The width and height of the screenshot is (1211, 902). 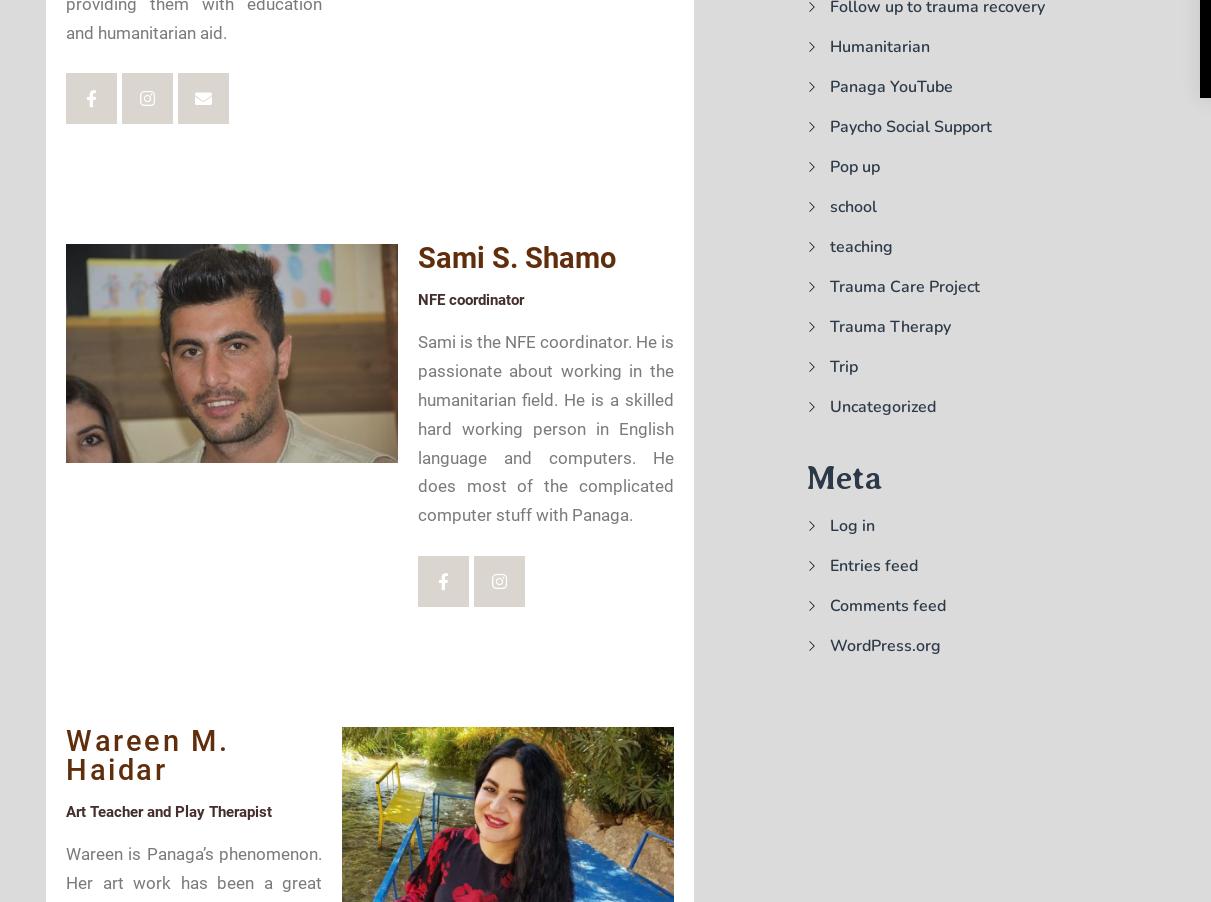 I want to click on 'Uncategorized', so click(x=881, y=406).